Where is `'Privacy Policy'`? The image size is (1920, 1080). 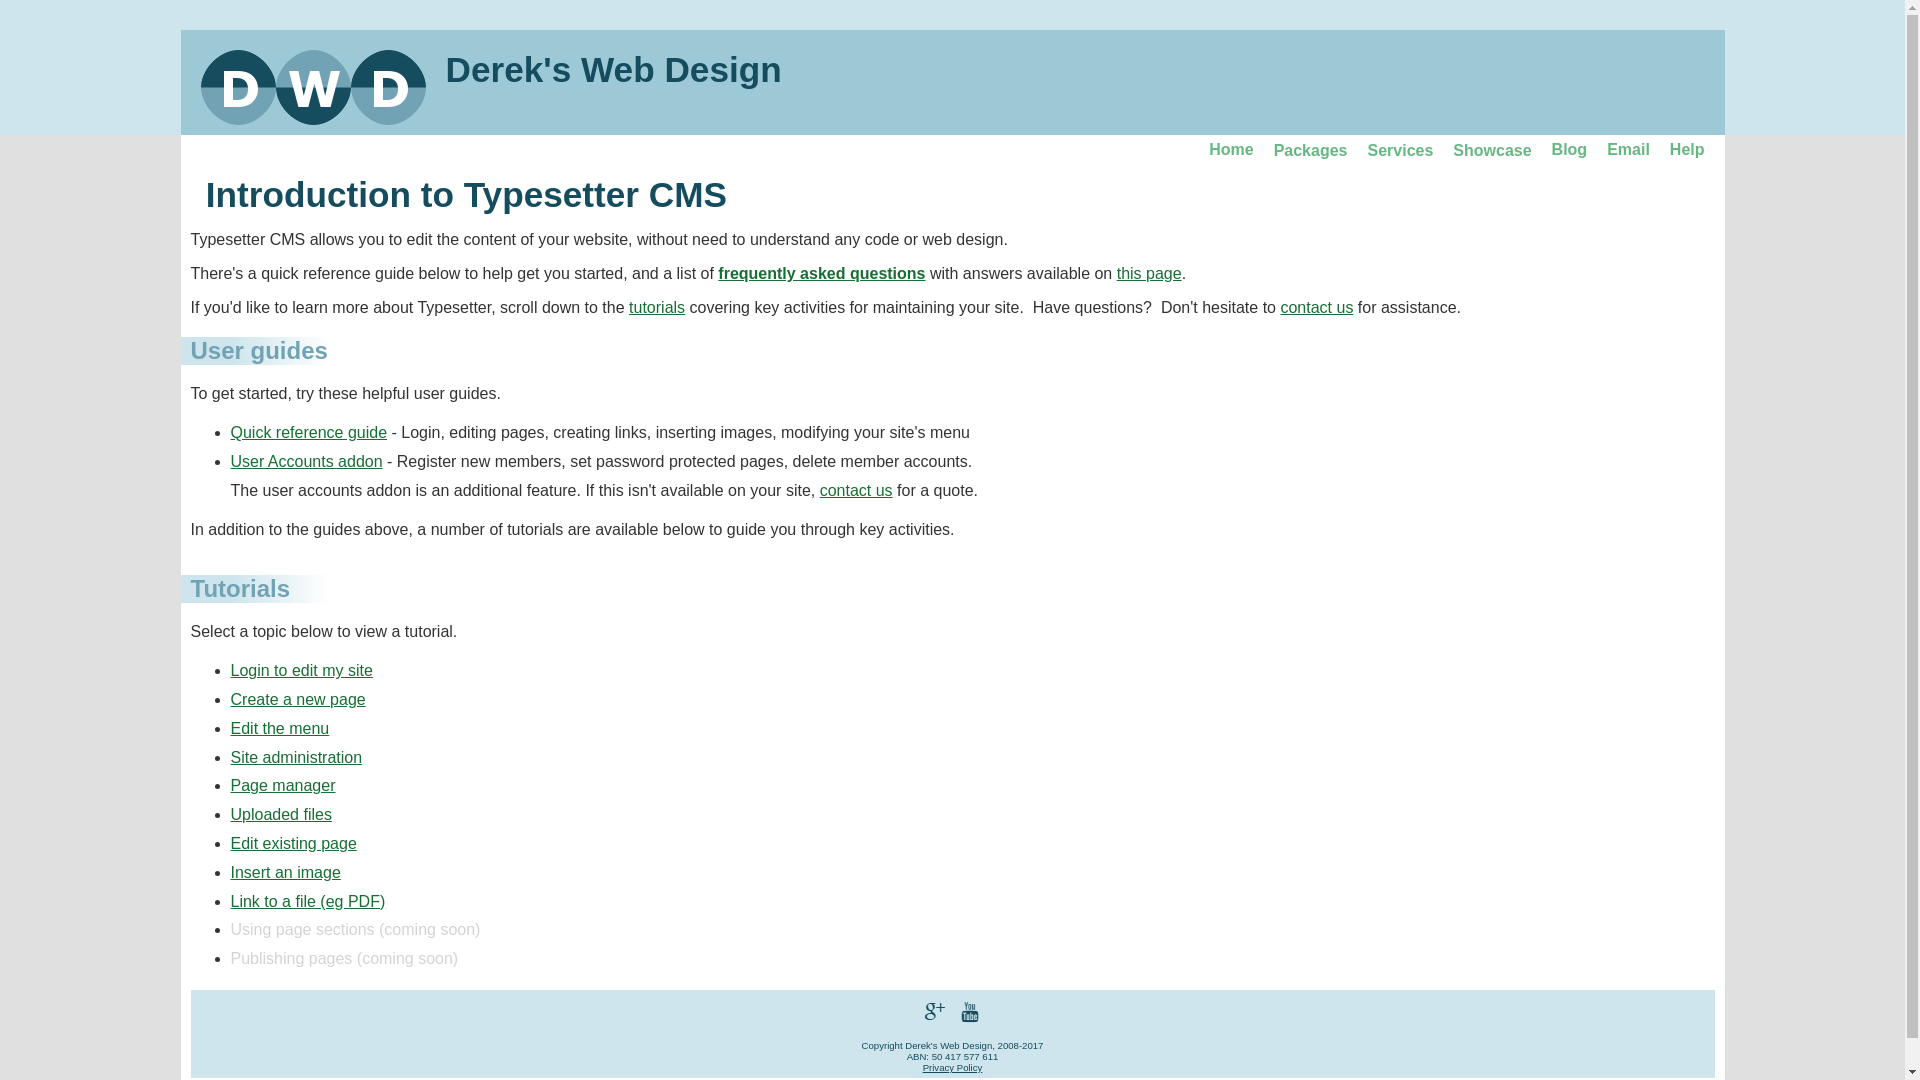 'Privacy Policy' is located at coordinates (921, 1066).